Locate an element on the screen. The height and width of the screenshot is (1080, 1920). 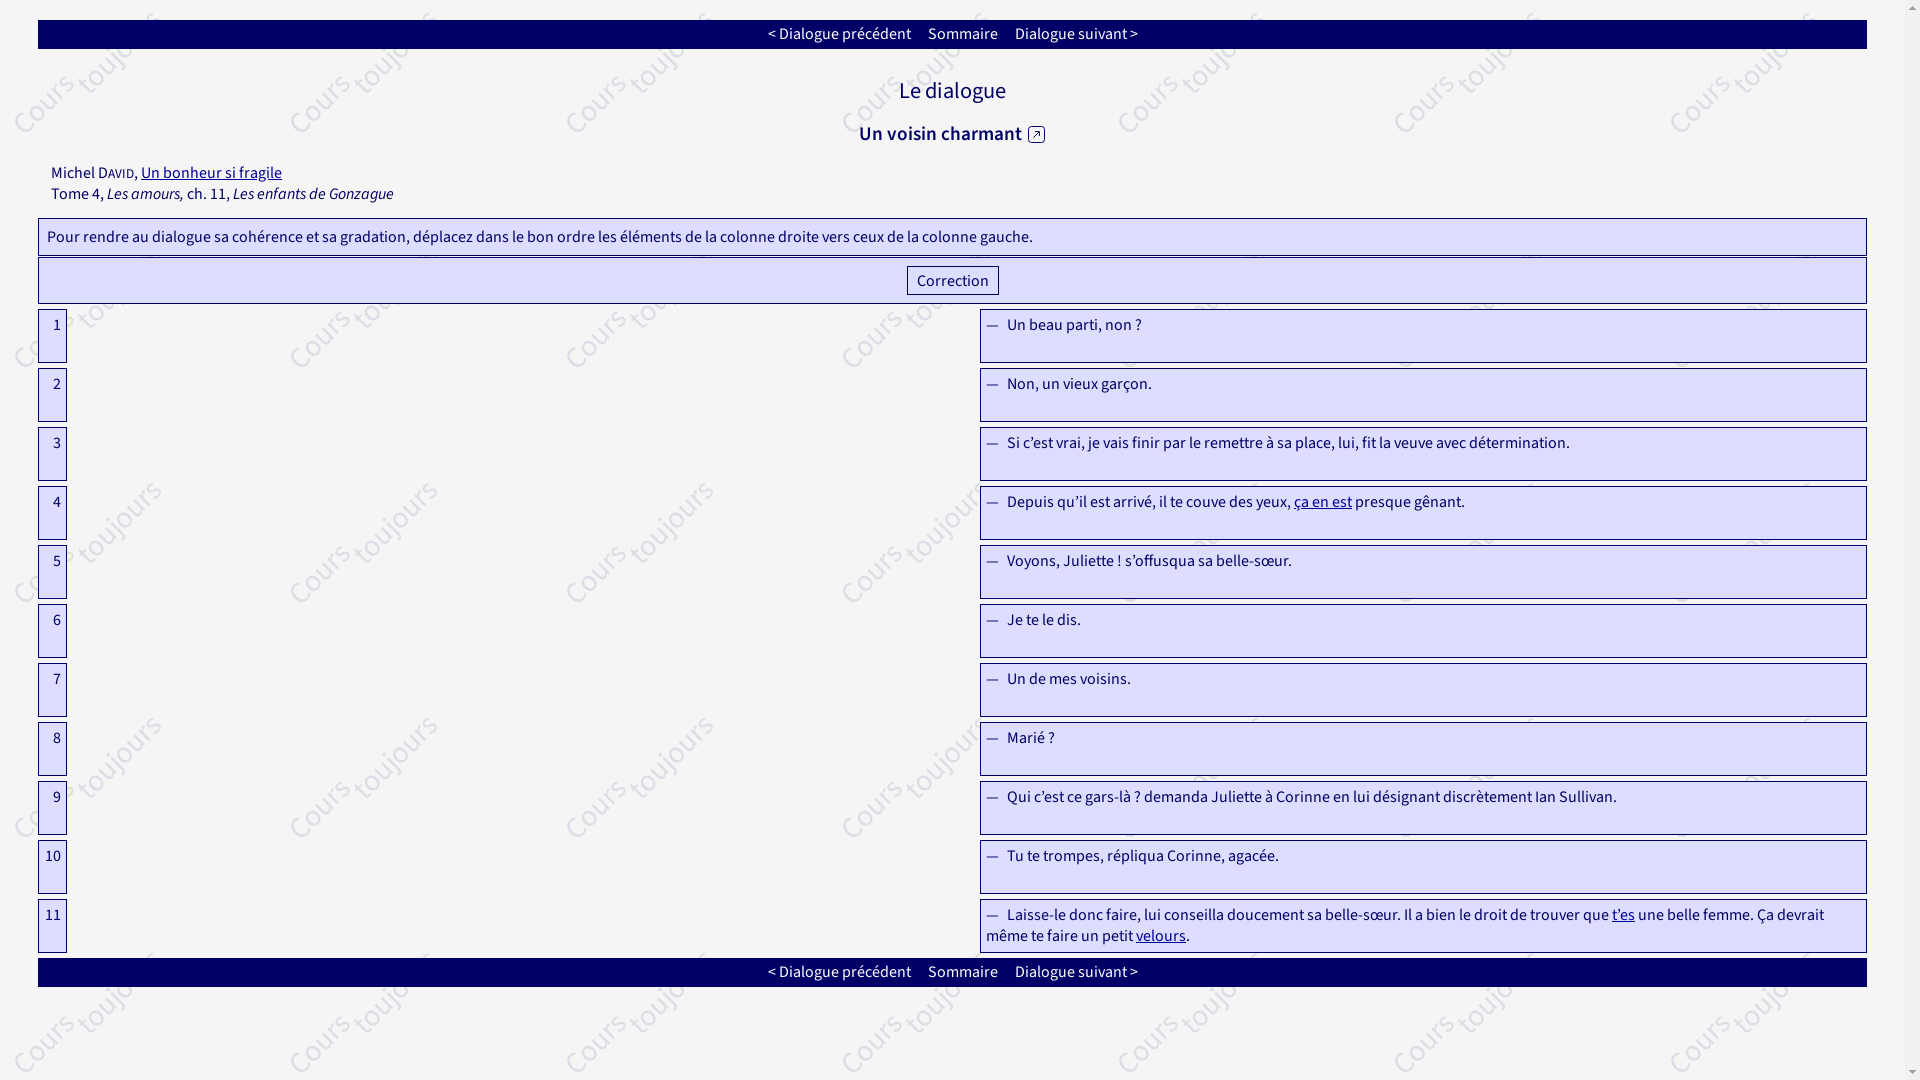
'velours' is located at coordinates (1161, 936).